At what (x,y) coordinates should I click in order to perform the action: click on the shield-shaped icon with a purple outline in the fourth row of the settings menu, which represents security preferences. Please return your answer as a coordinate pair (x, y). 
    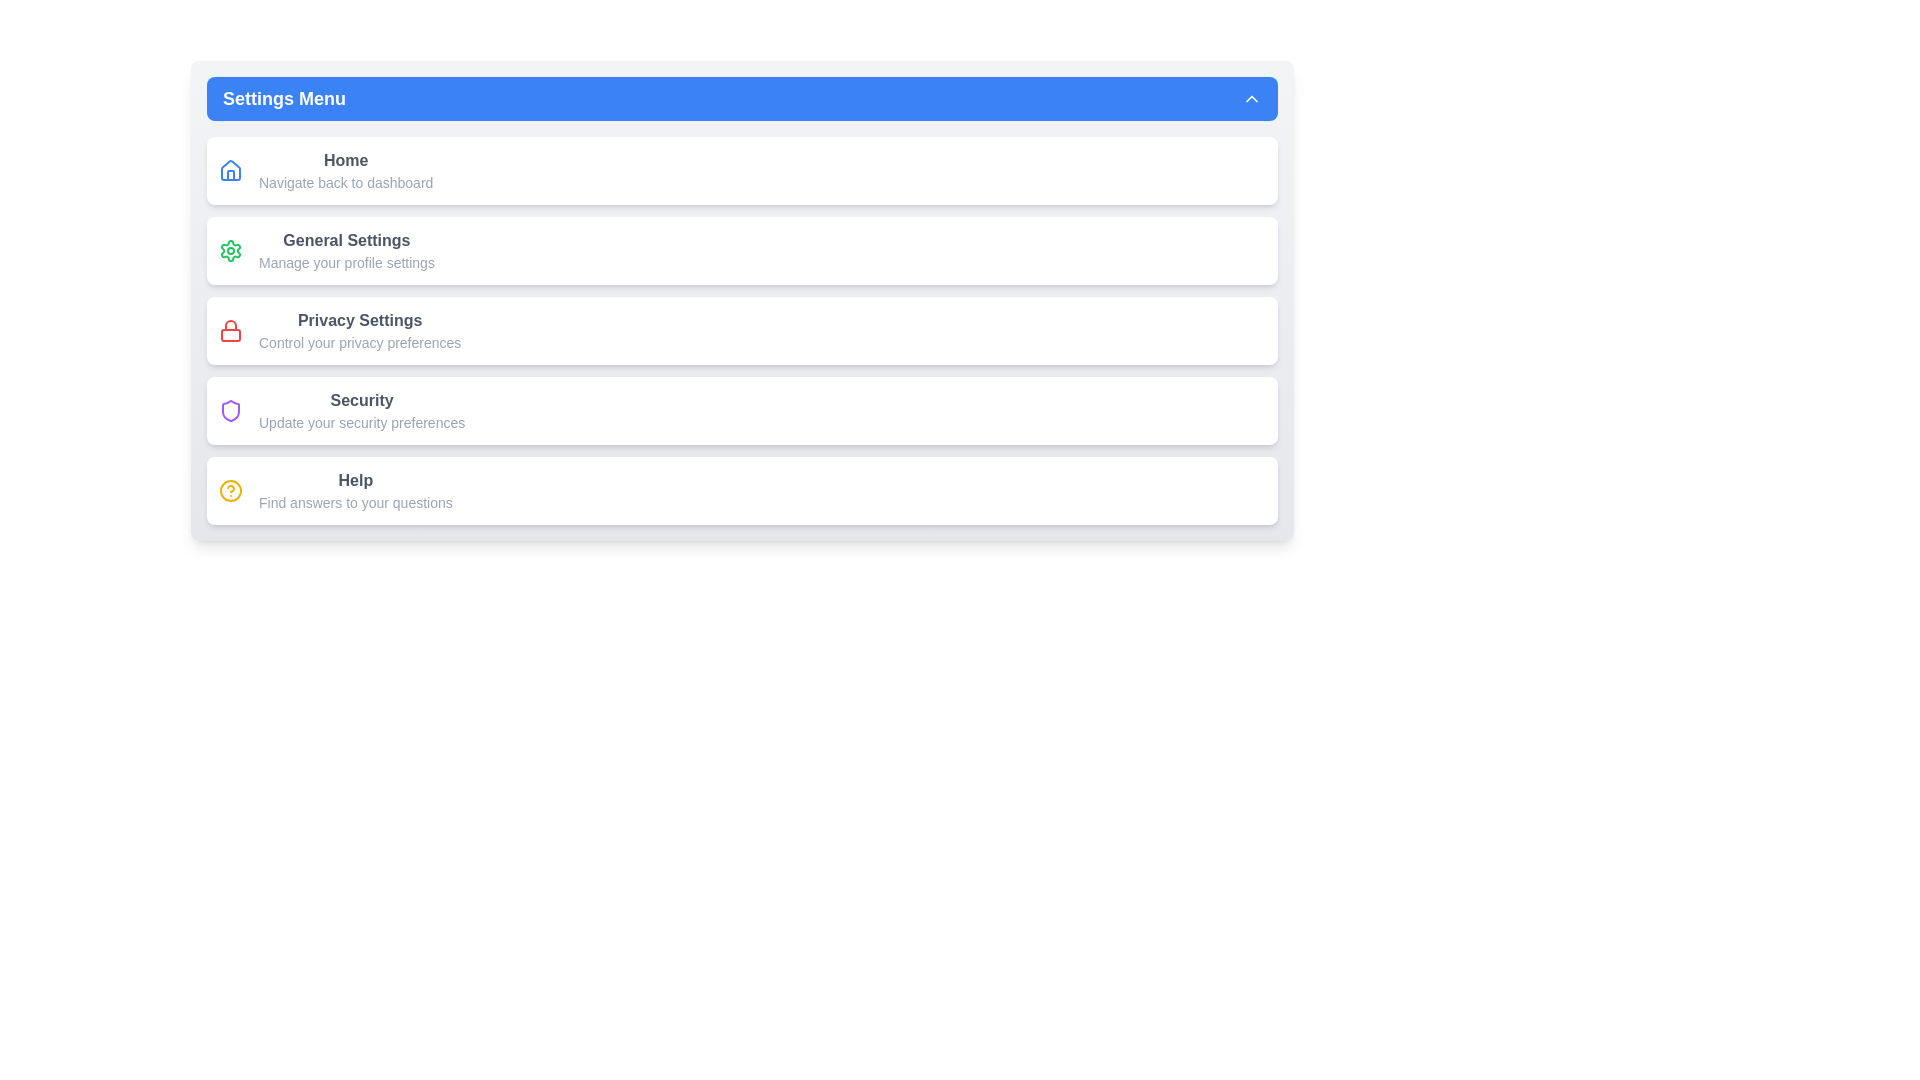
    Looking at the image, I should click on (230, 410).